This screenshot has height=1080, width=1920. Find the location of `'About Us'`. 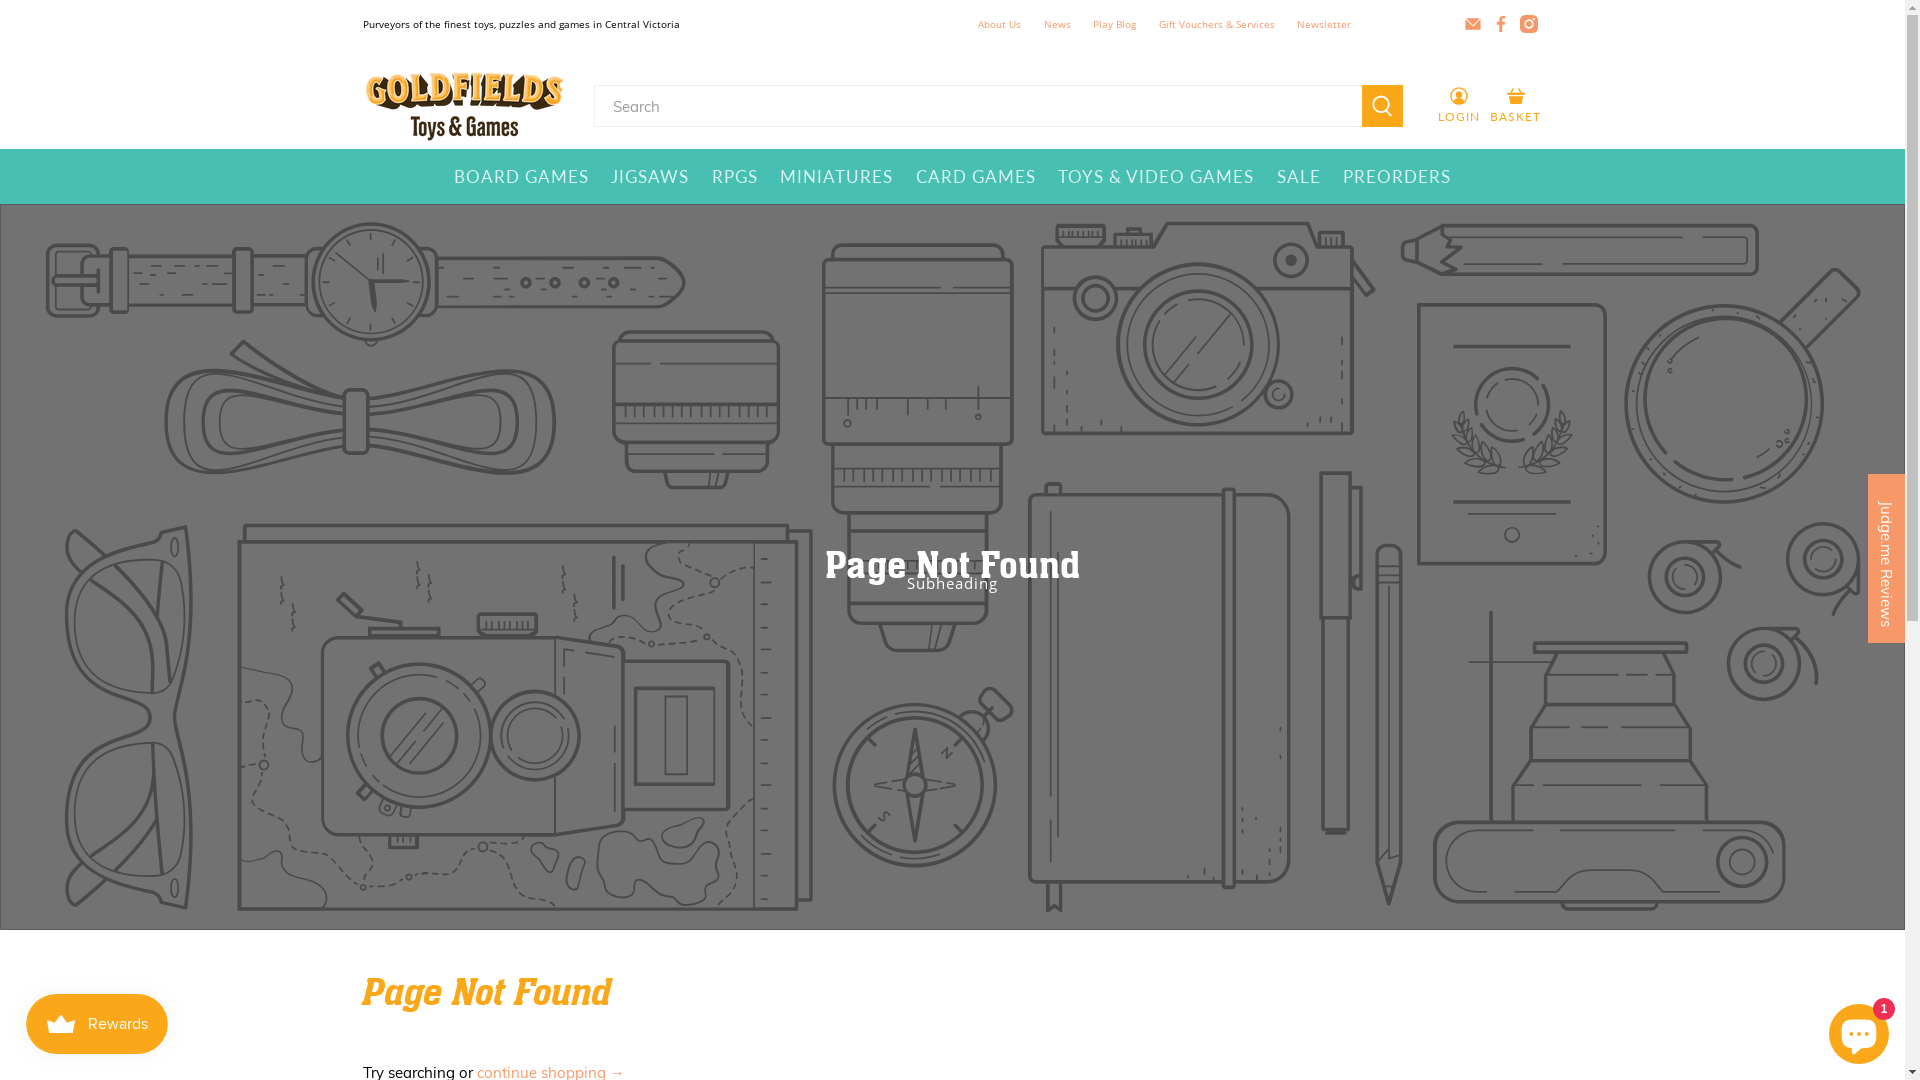

'About Us' is located at coordinates (999, 24).